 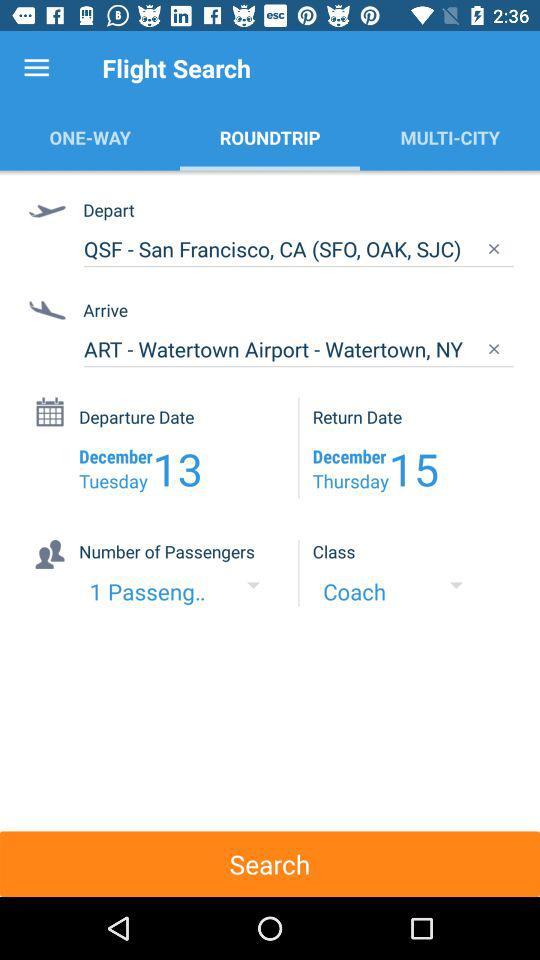 What do you see at coordinates (297, 248) in the screenshot?
I see `item below depart` at bounding box center [297, 248].